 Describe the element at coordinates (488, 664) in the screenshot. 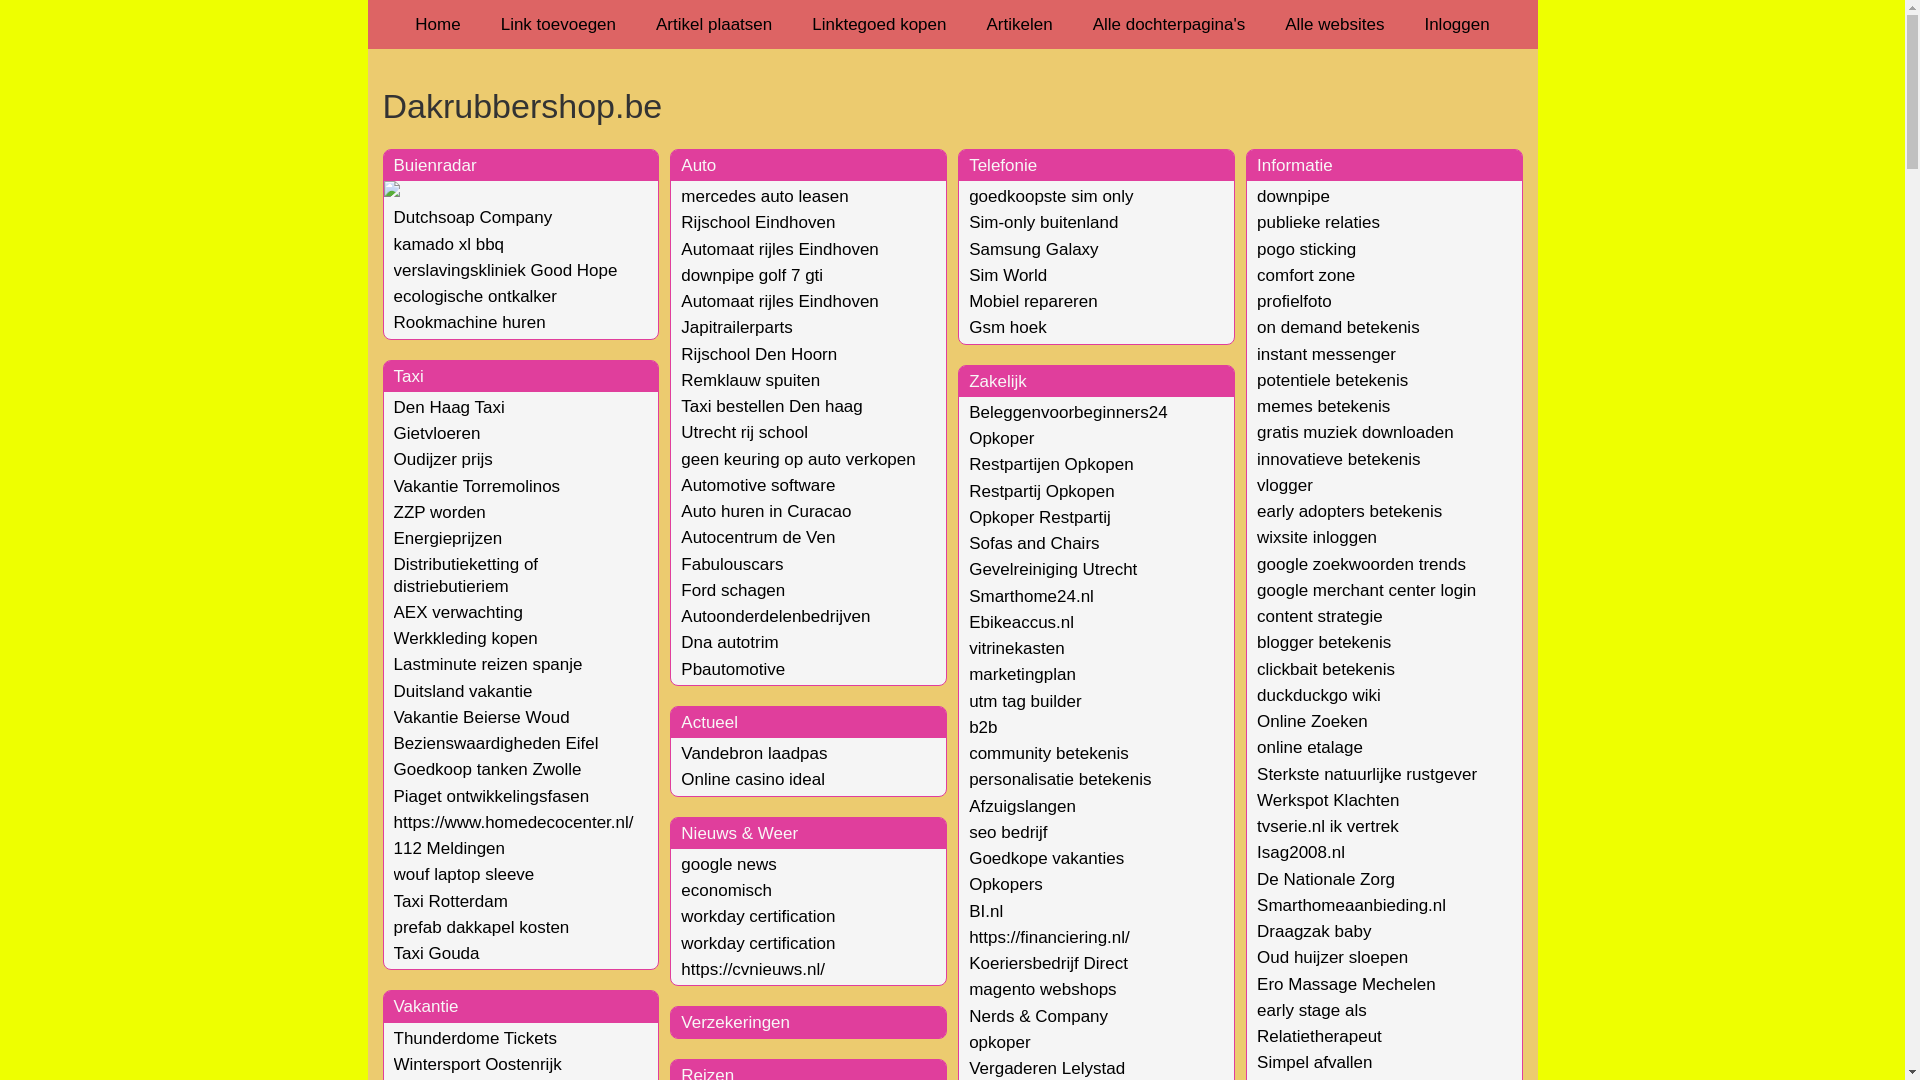

I see `'Lastminute reizen spanje'` at that location.